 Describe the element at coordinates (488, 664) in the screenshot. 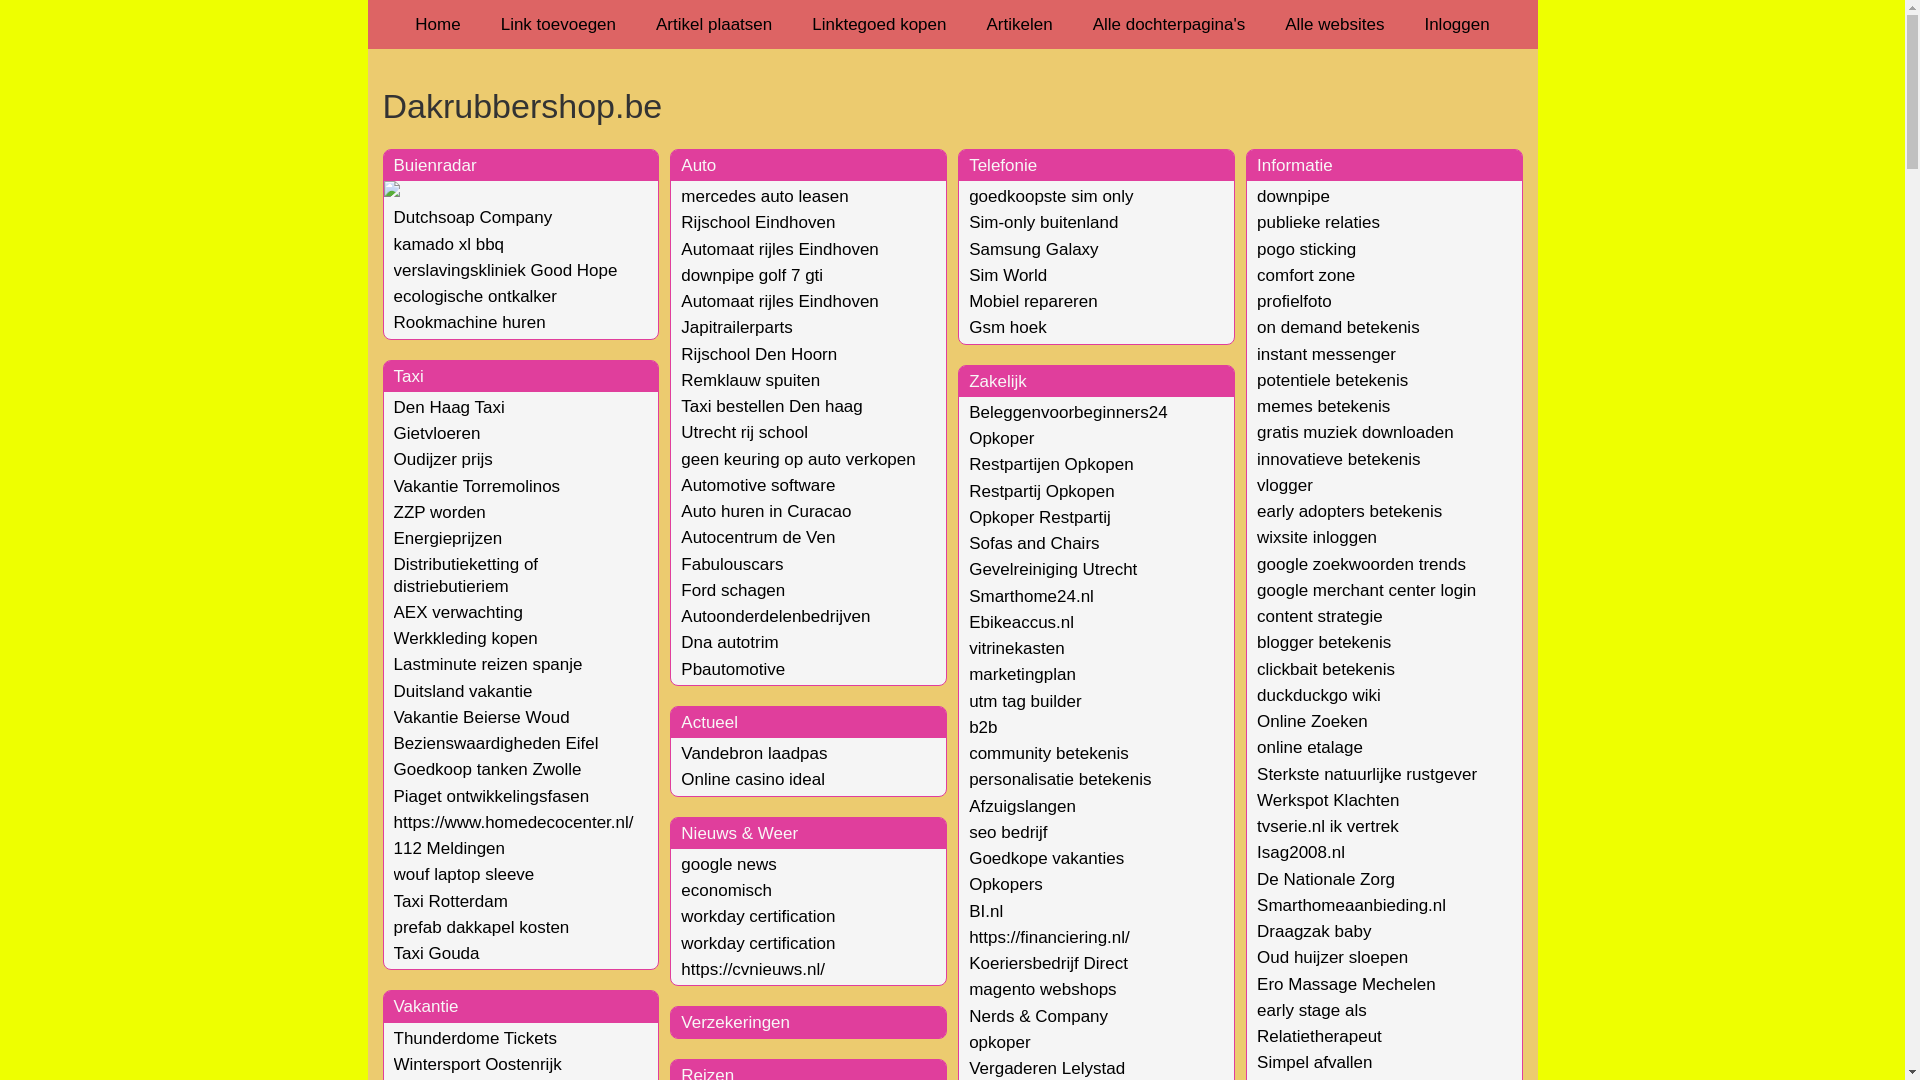

I see `'Lastminute reizen spanje'` at that location.